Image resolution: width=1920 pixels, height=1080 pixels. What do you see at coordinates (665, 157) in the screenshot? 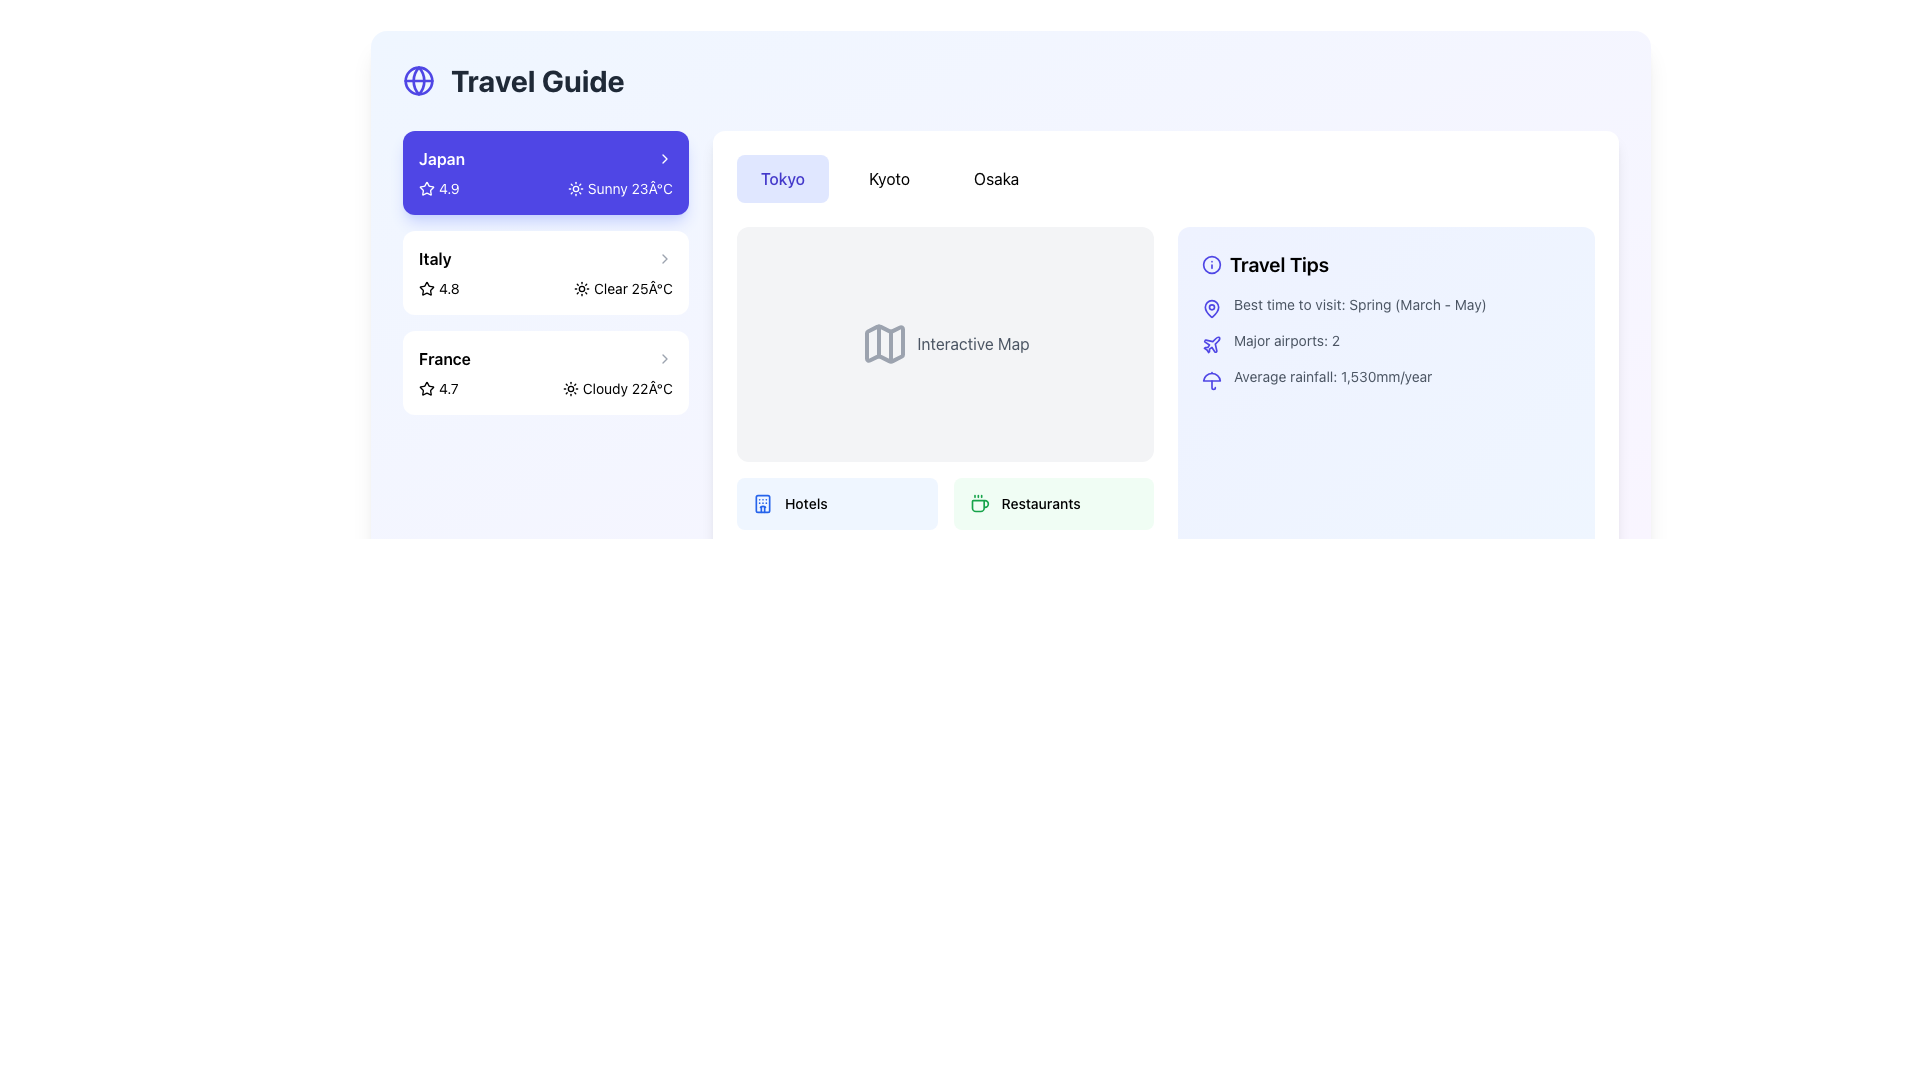
I see `the icon located on the far right of the blue rectangular button labeled 'Japan' in the 'Travel Guide' section` at bounding box center [665, 157].